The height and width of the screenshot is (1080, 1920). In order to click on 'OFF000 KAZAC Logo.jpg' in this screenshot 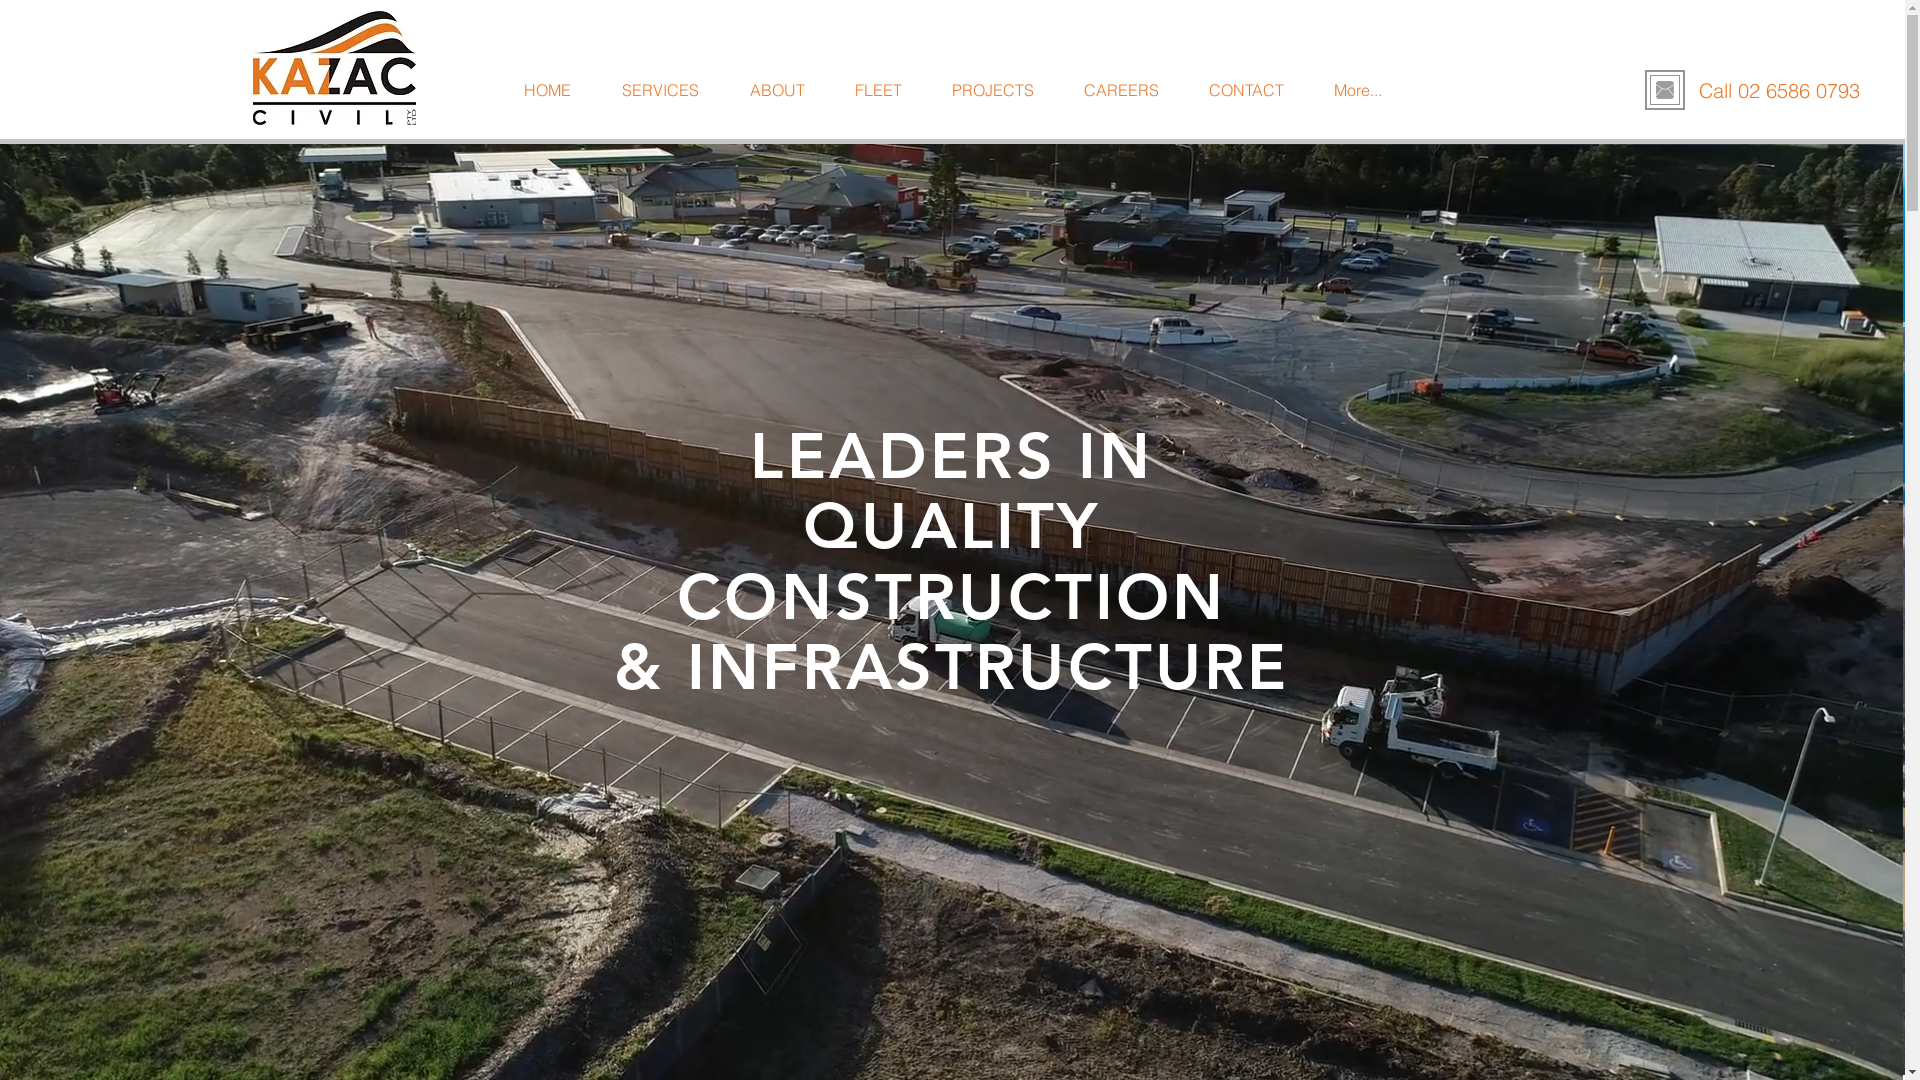, I will do `click(333, 67)`.